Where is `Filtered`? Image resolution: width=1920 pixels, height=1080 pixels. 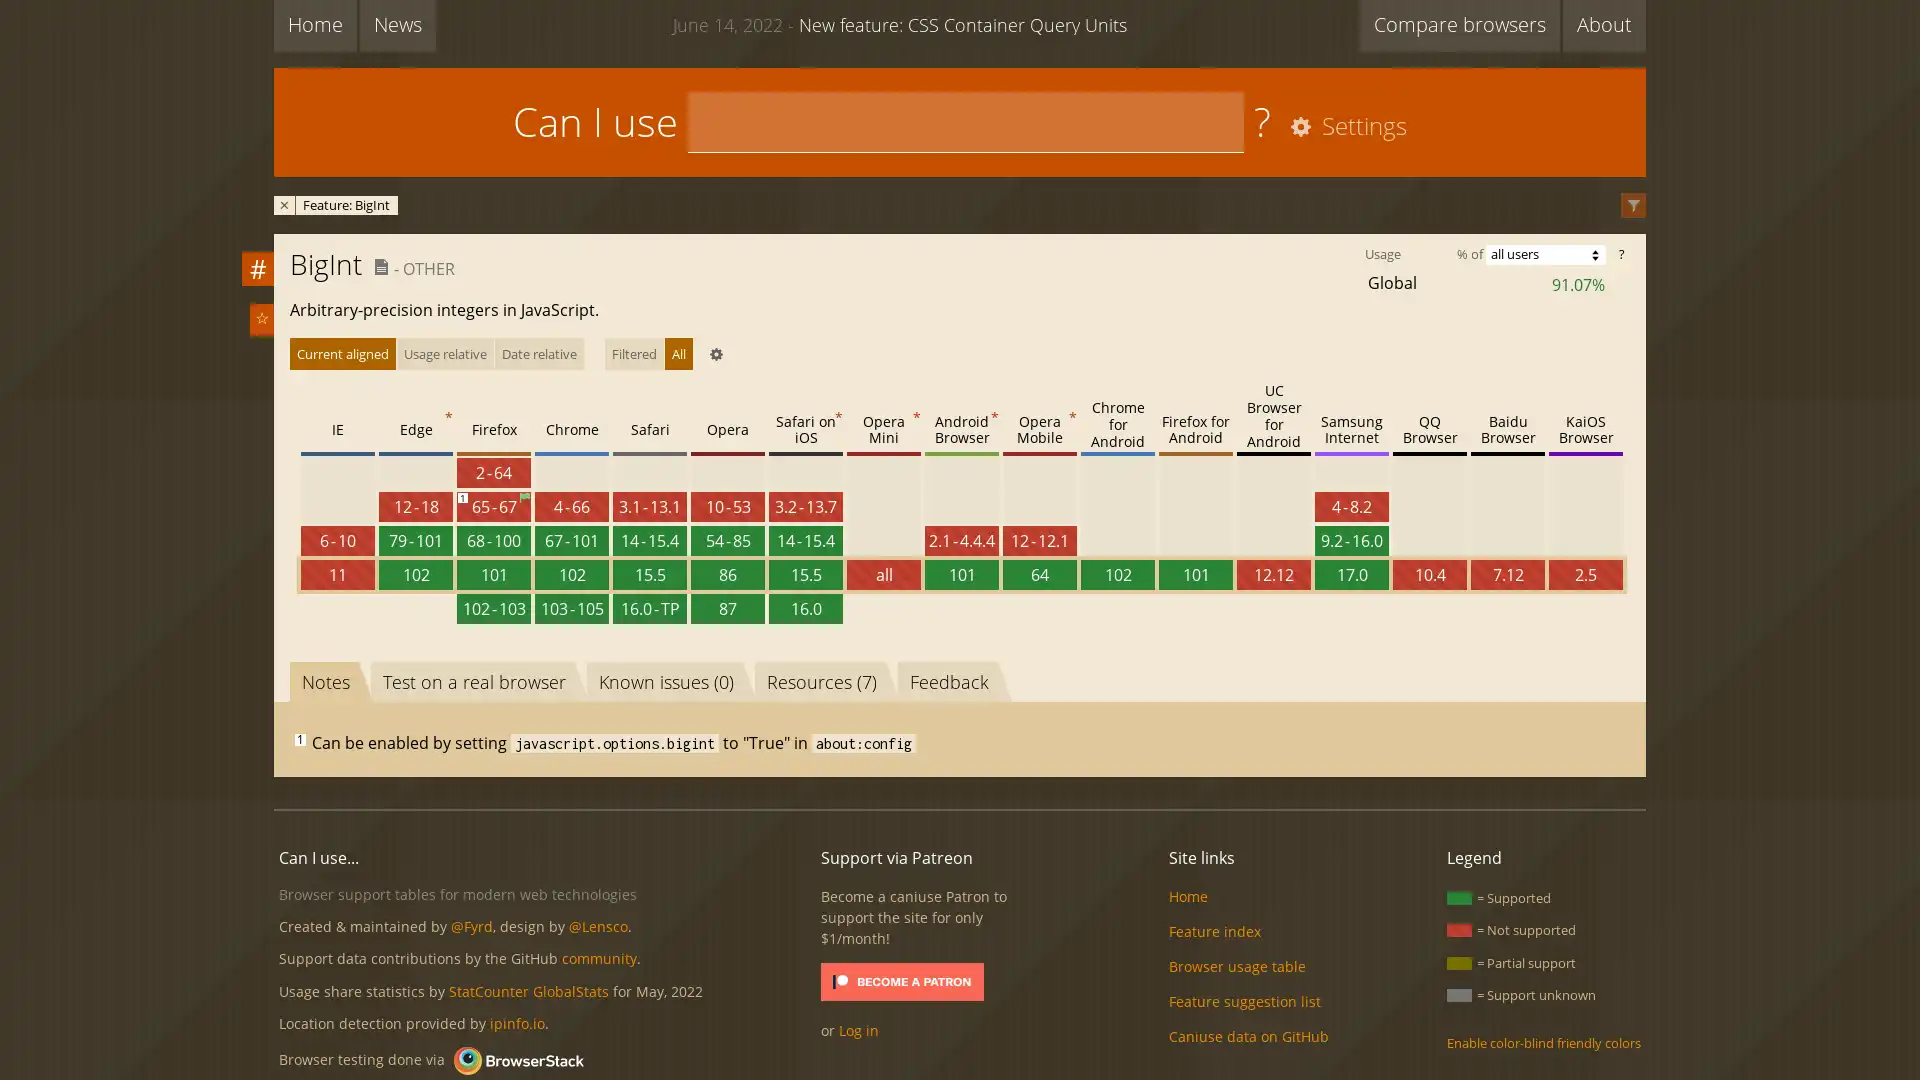 Filtered is located at coordinates (633, 353).